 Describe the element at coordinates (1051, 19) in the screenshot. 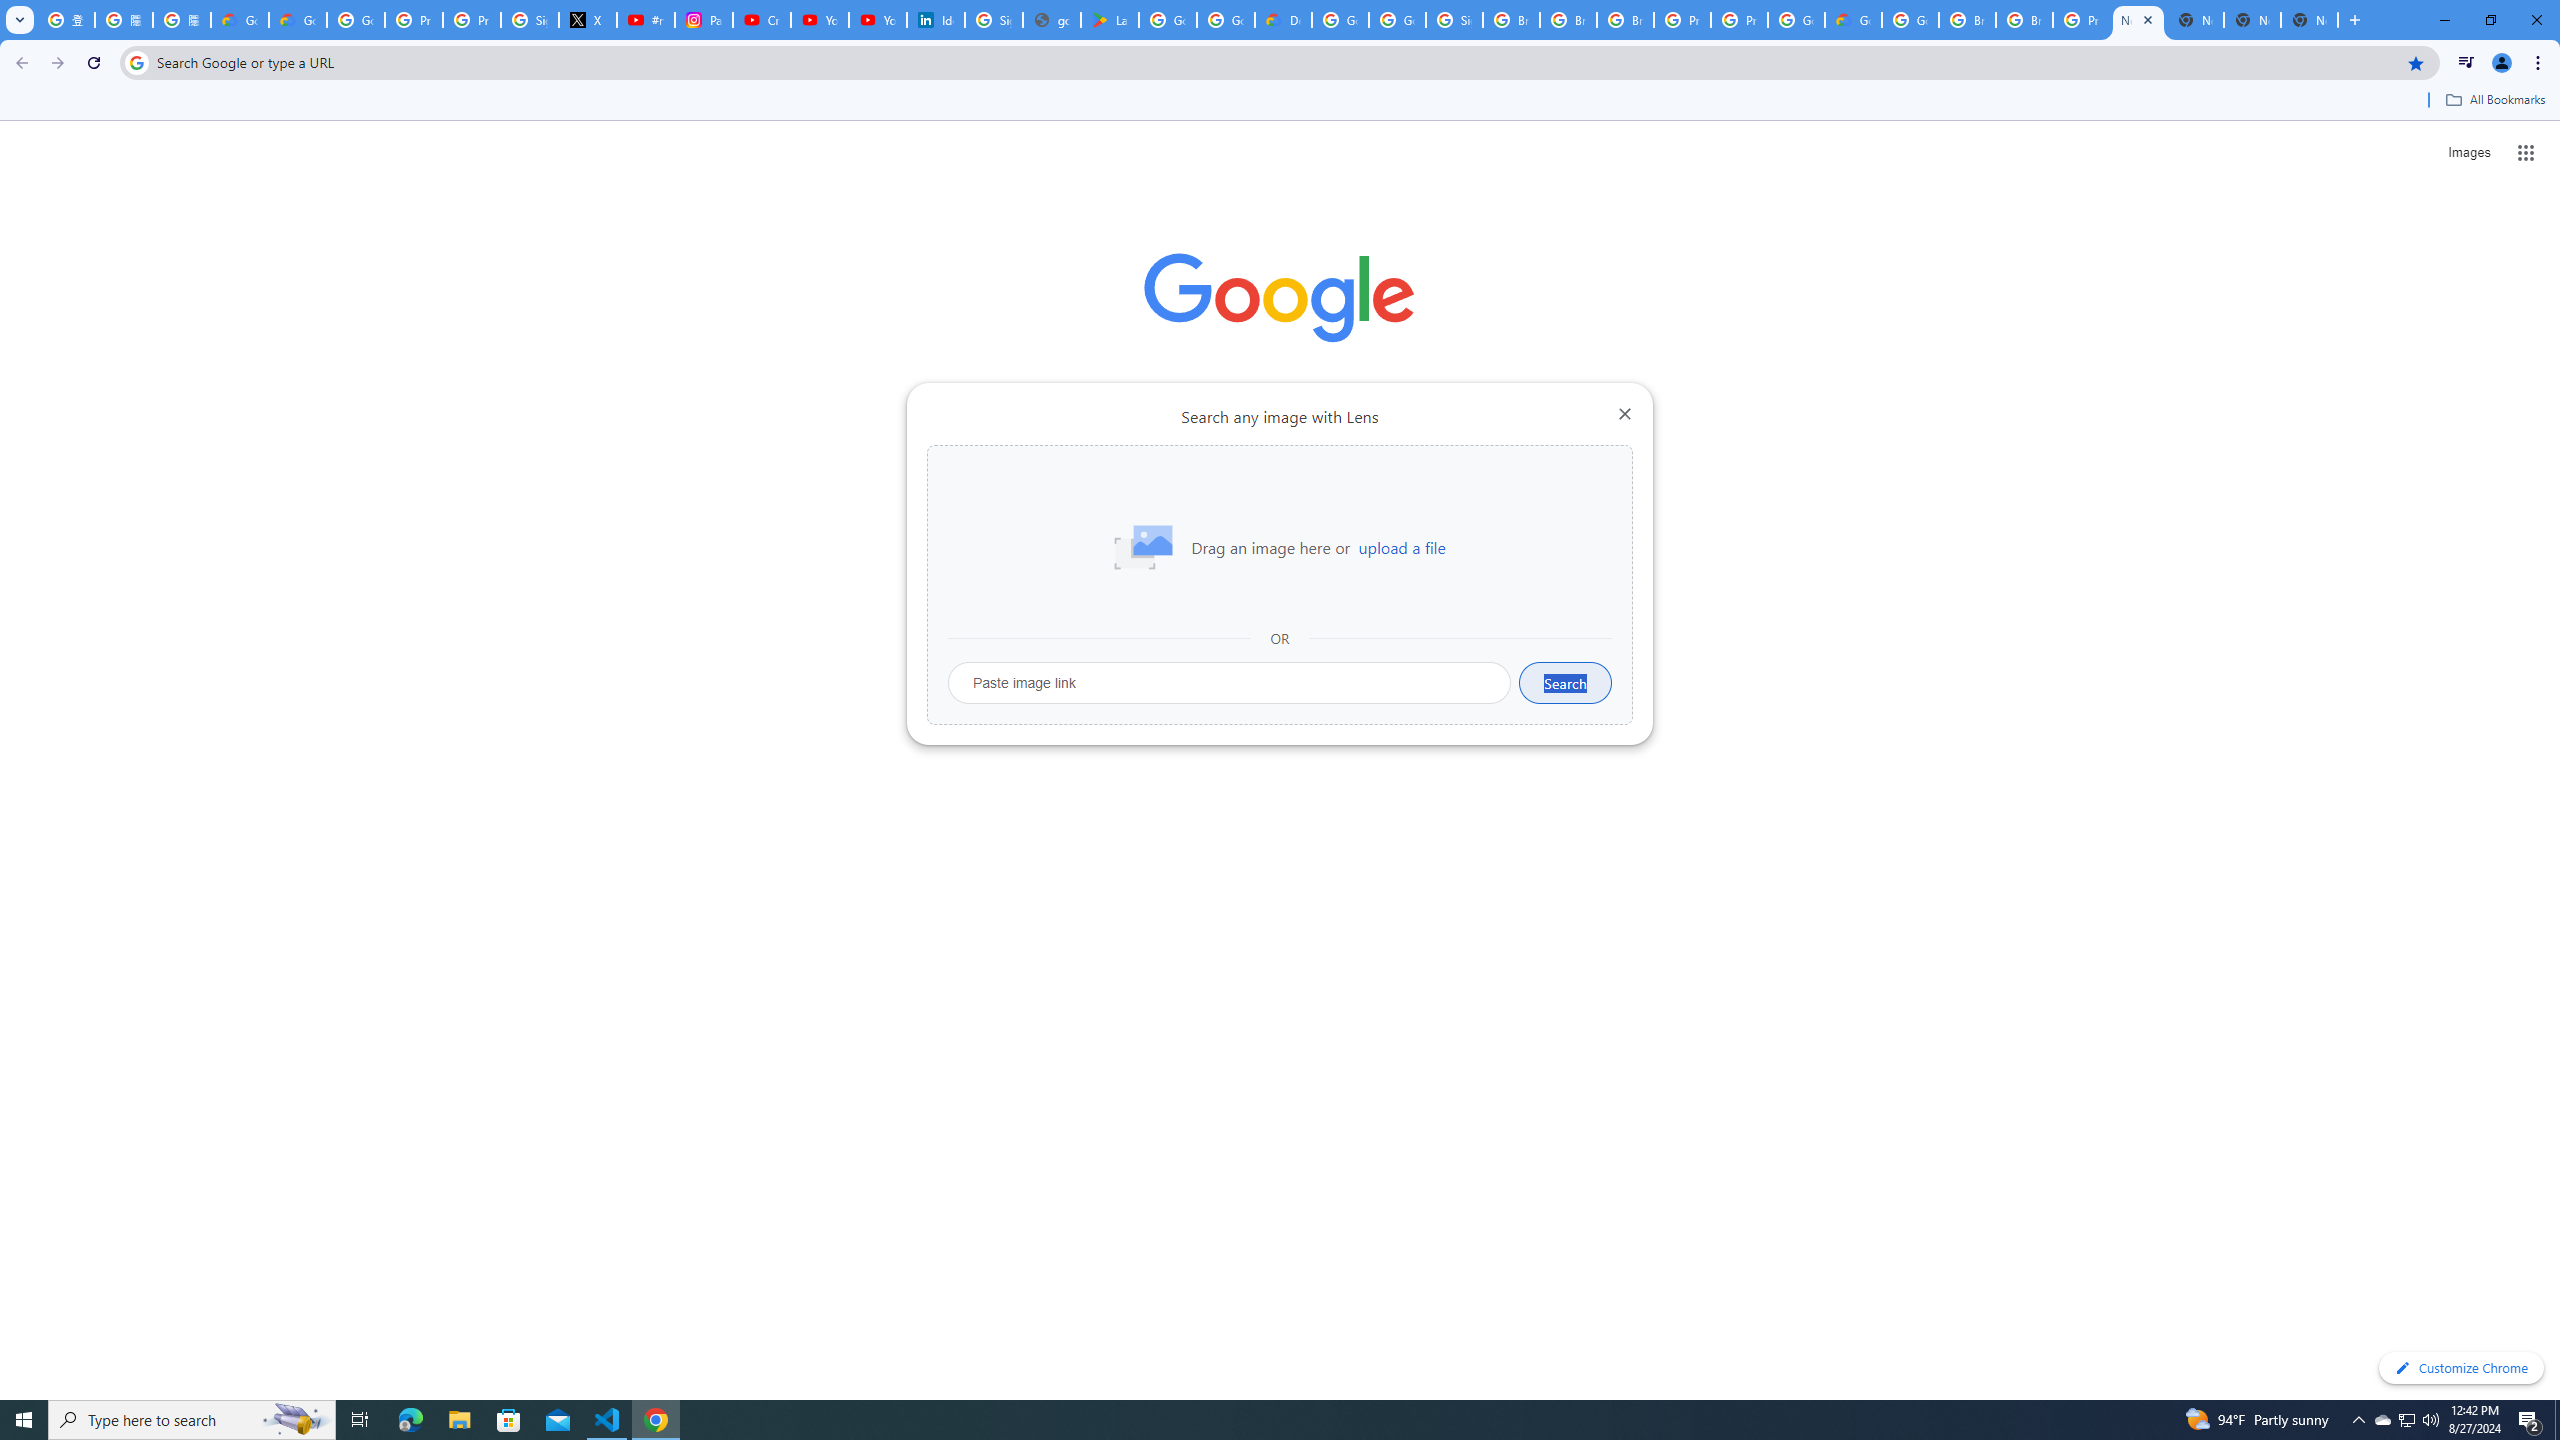

I see `'google_privacy_policy_en.pdf'` at that location.